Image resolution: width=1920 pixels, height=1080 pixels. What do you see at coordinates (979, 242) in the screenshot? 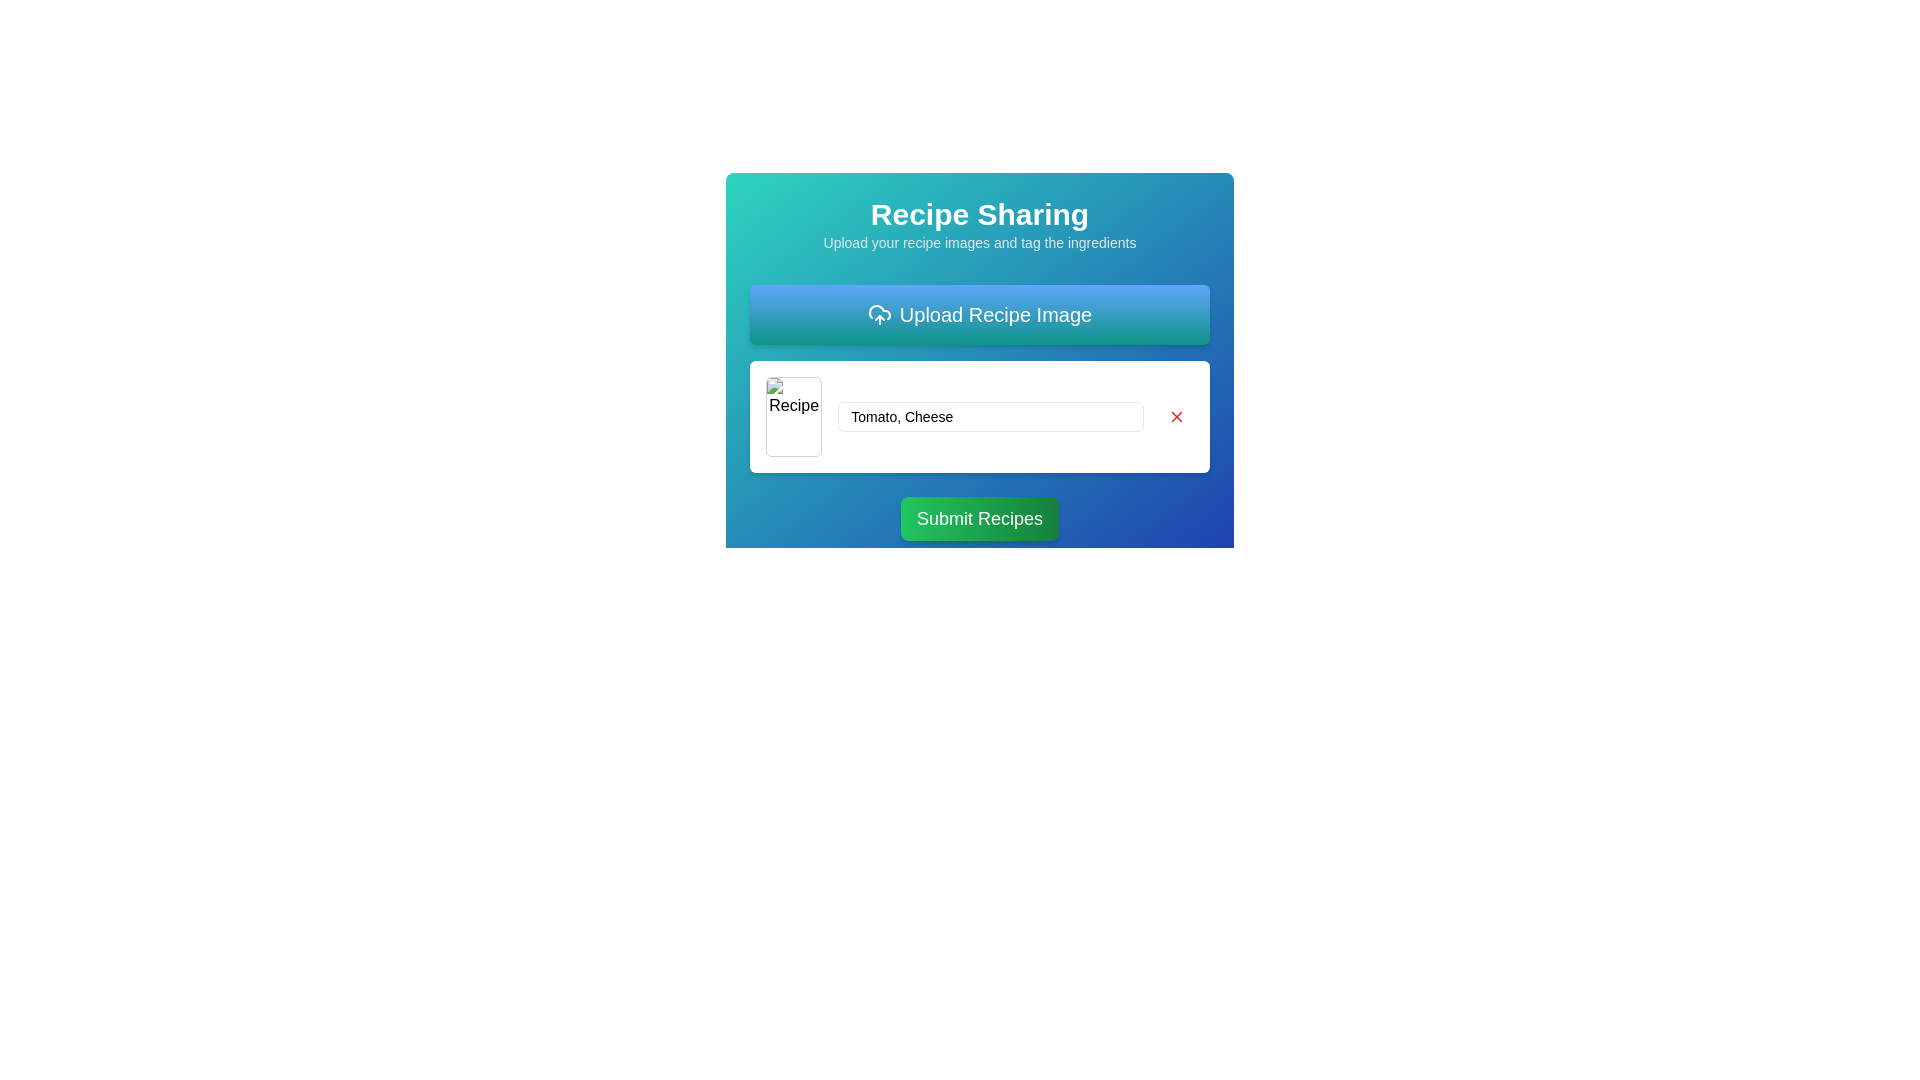
I see `the static text element that reads 'Upload your recipe images and tag the ingredients.', styled in light gray and positioned below the title 'Recipe Sharing'` at bounding box center [979, 242].